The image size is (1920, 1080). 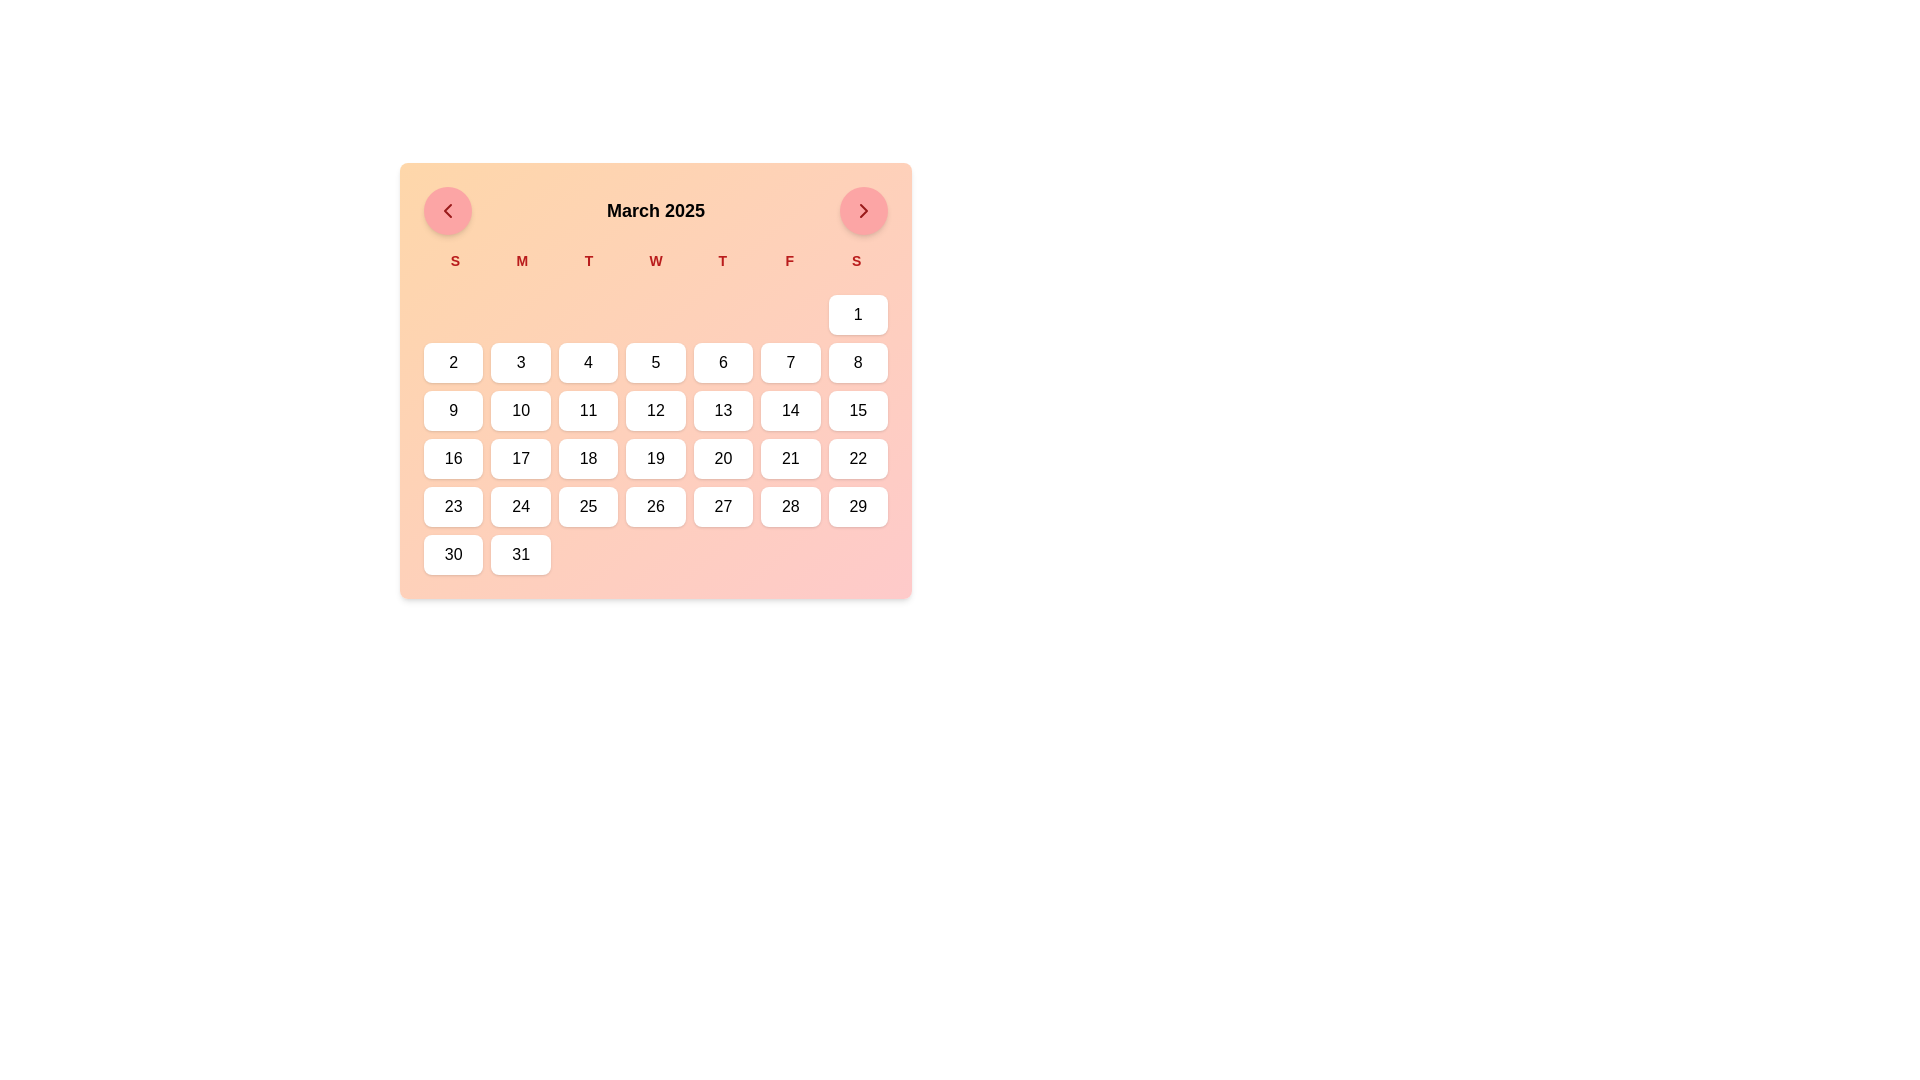 I want to click on the left-pointing chevron icon within the circular red button located at the top left corner of the calendar interface, so click(x=446, y=211).